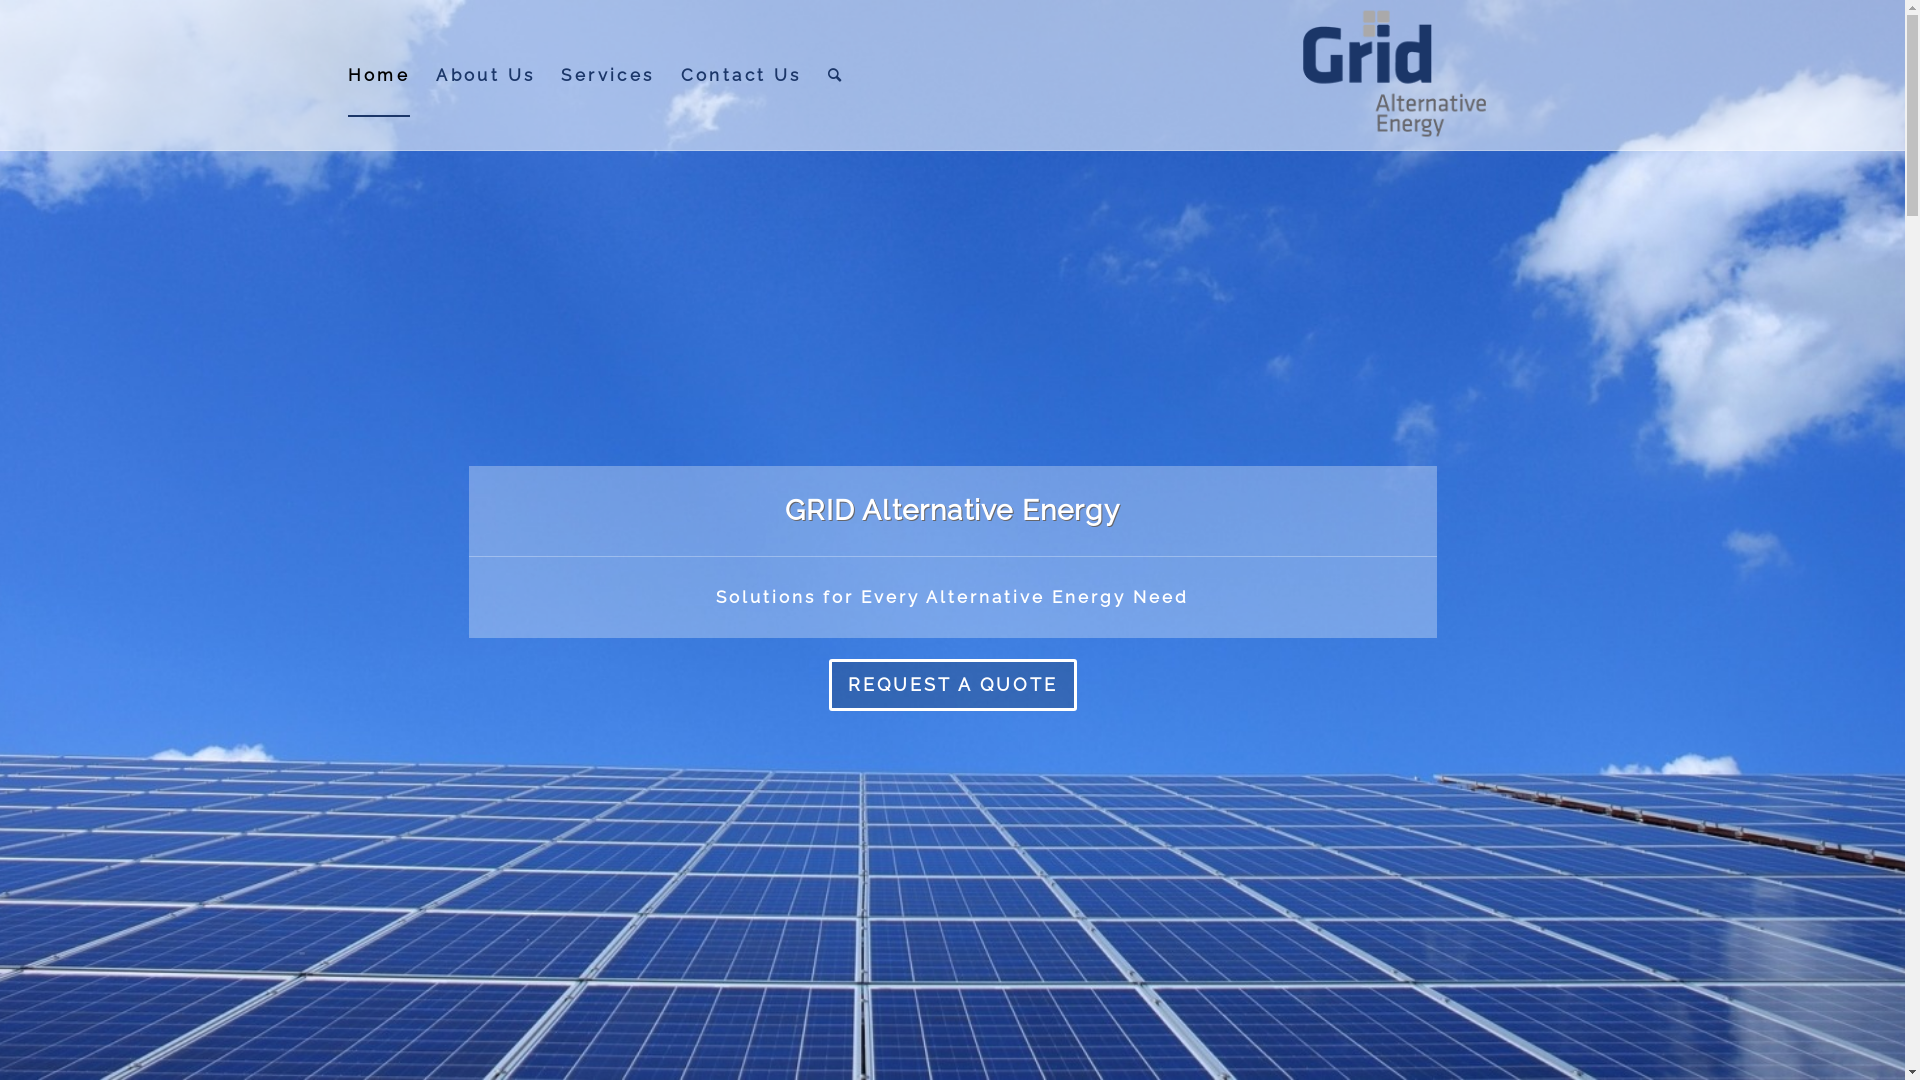 The image size is (1920, 1080). What do you see at coordinates (740, 73) in the screenshot?
I see `'Contact Us'` at bounding box center [740, 73].